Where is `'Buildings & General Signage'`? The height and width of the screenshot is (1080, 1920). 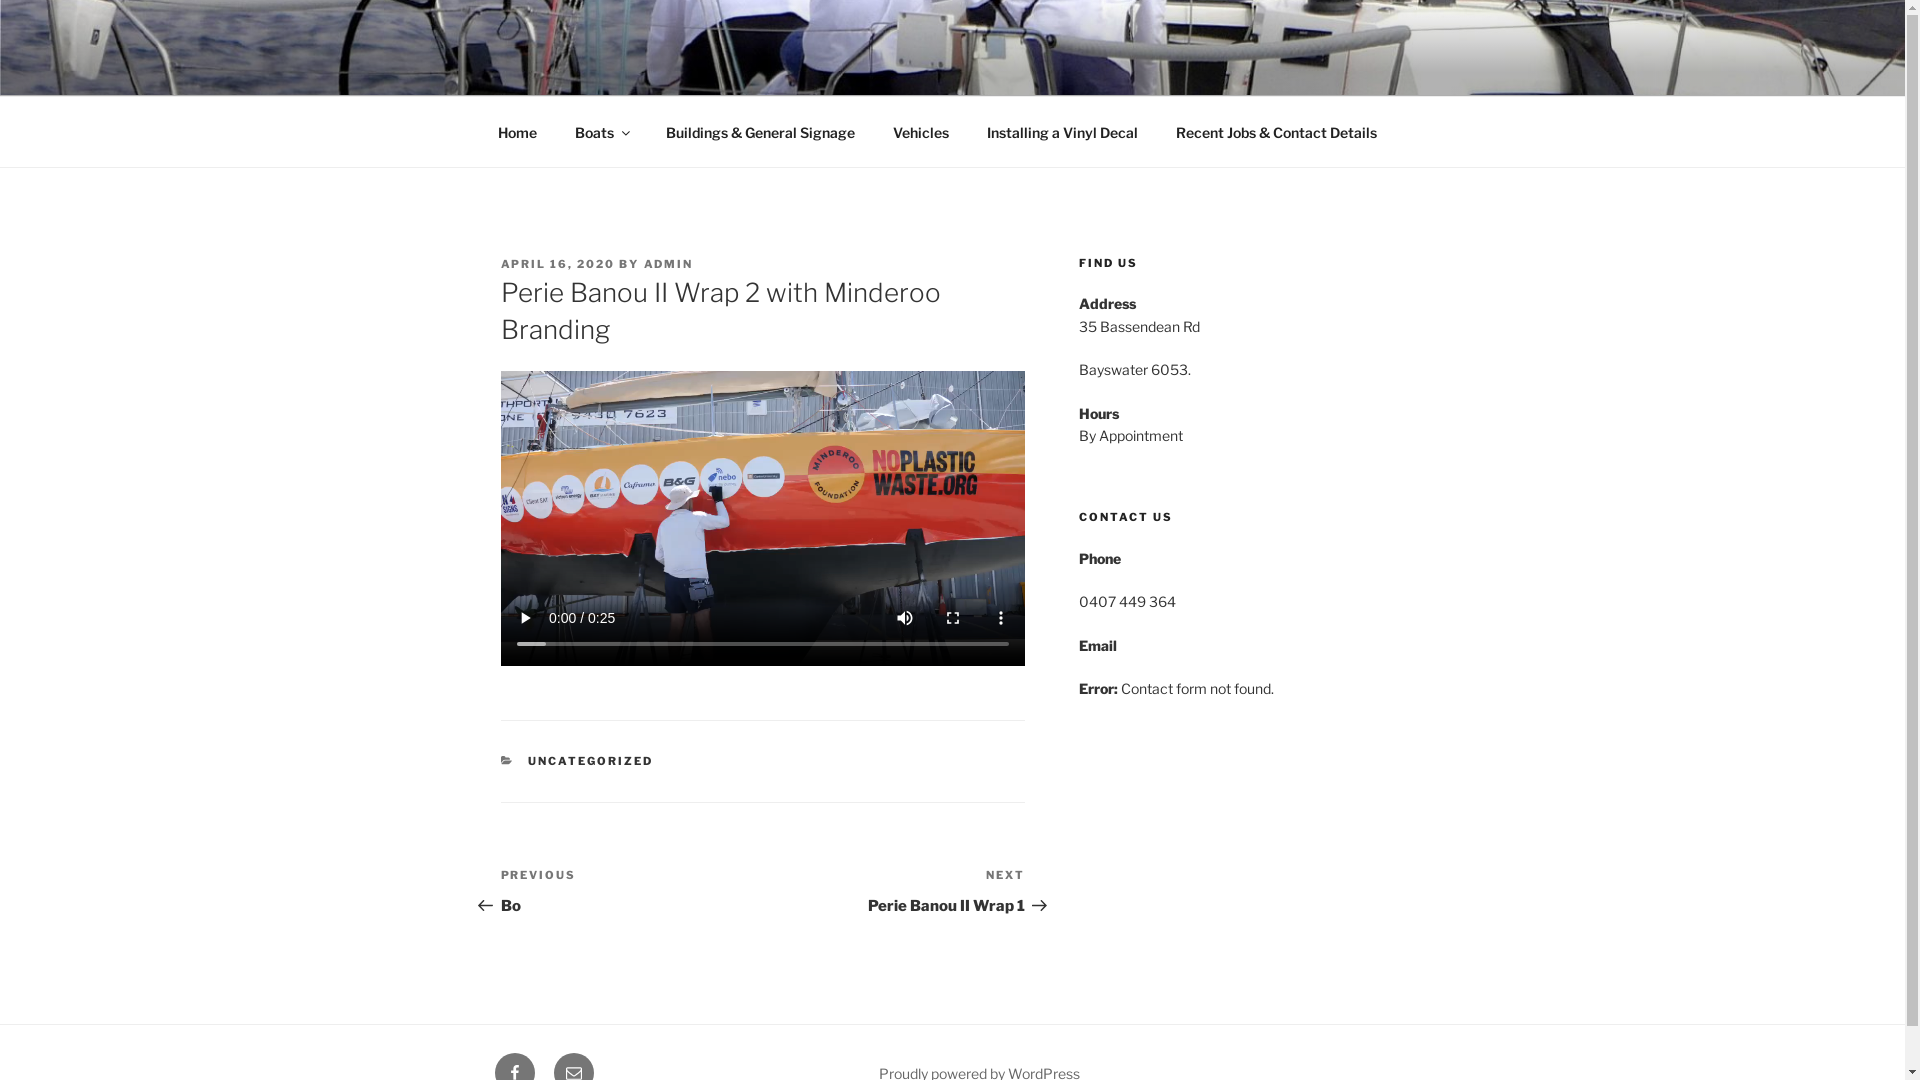 'Buildings & General Signage' is located at coordinates (758, 132).